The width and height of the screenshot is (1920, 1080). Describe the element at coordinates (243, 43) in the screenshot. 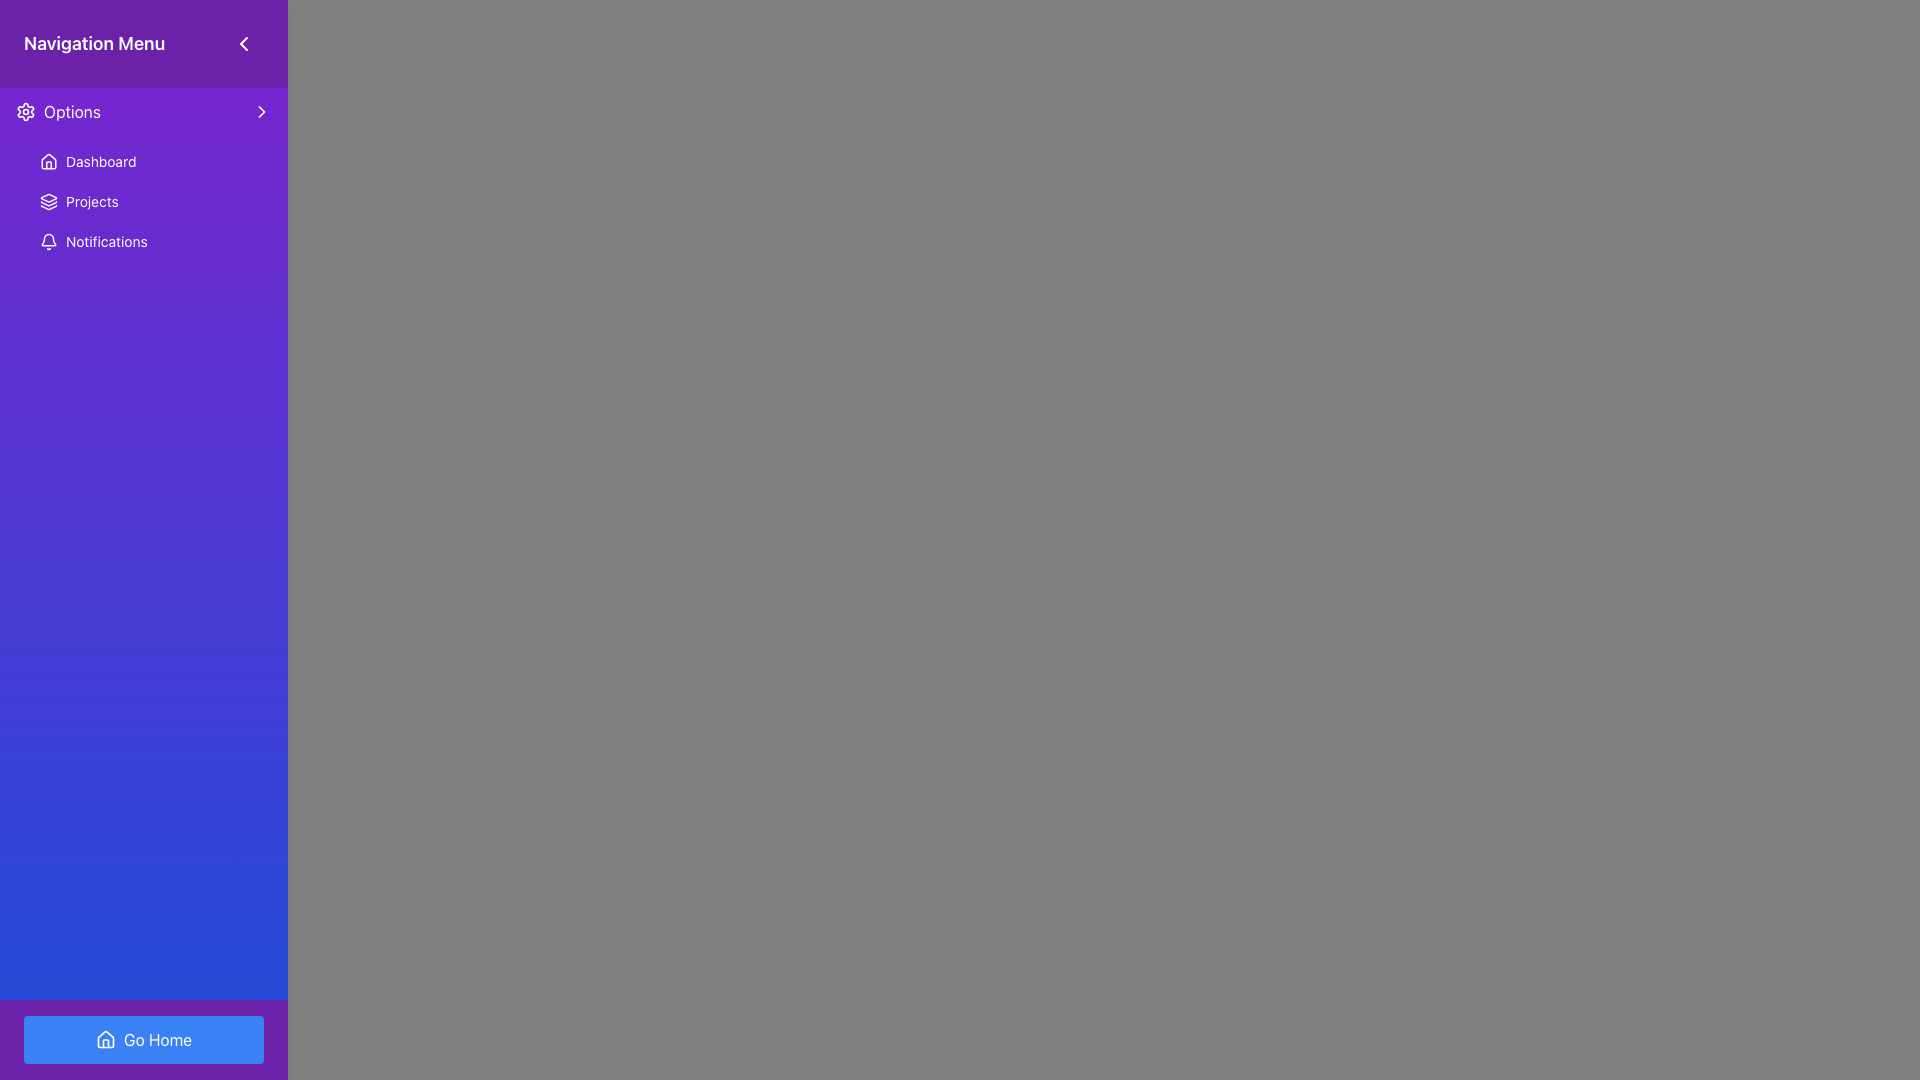

I see `the left-pointing chevron icon in the navigation menu` at that location.